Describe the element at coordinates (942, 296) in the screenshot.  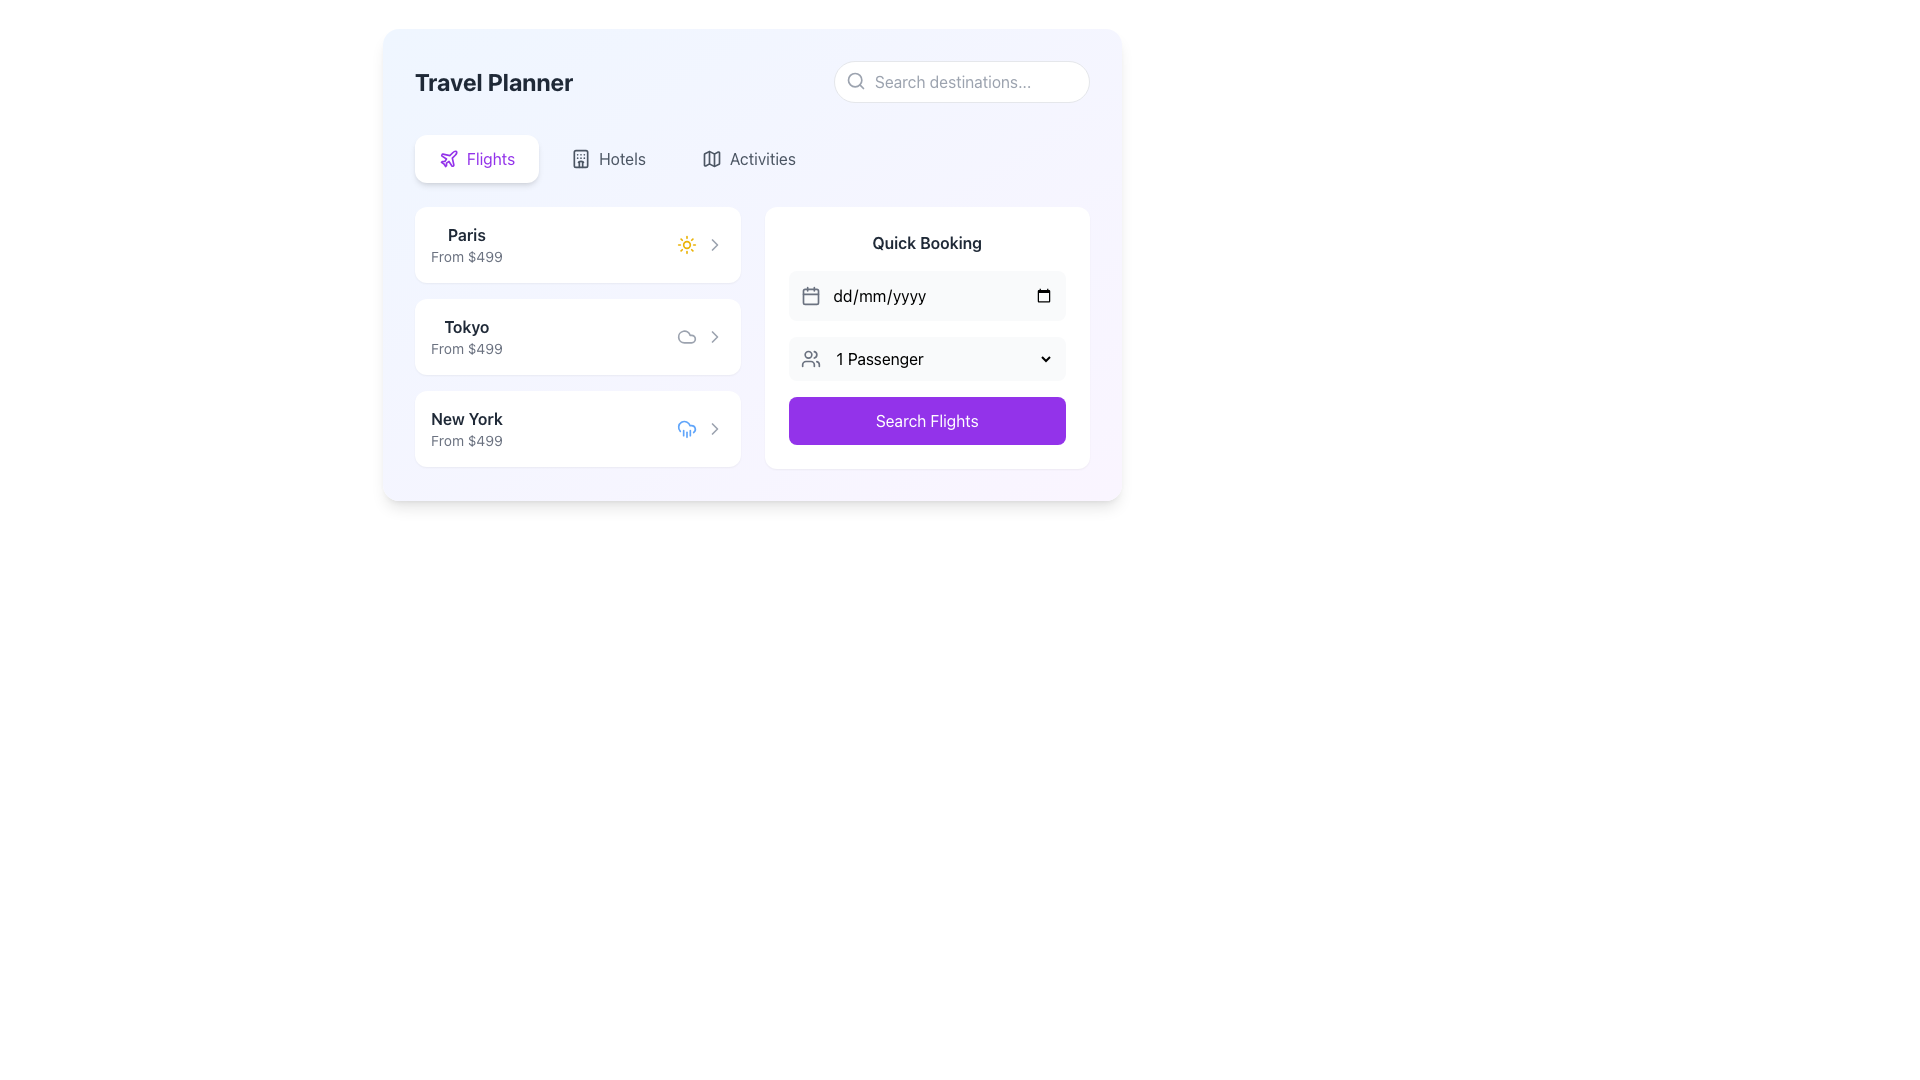
I see `a date using the calendar dropdown from the Date input field located in the 'Quick Booking' section, which is styled with a transparent background and has a placeholder in 'dd/mm/yyyy' format` at that location.